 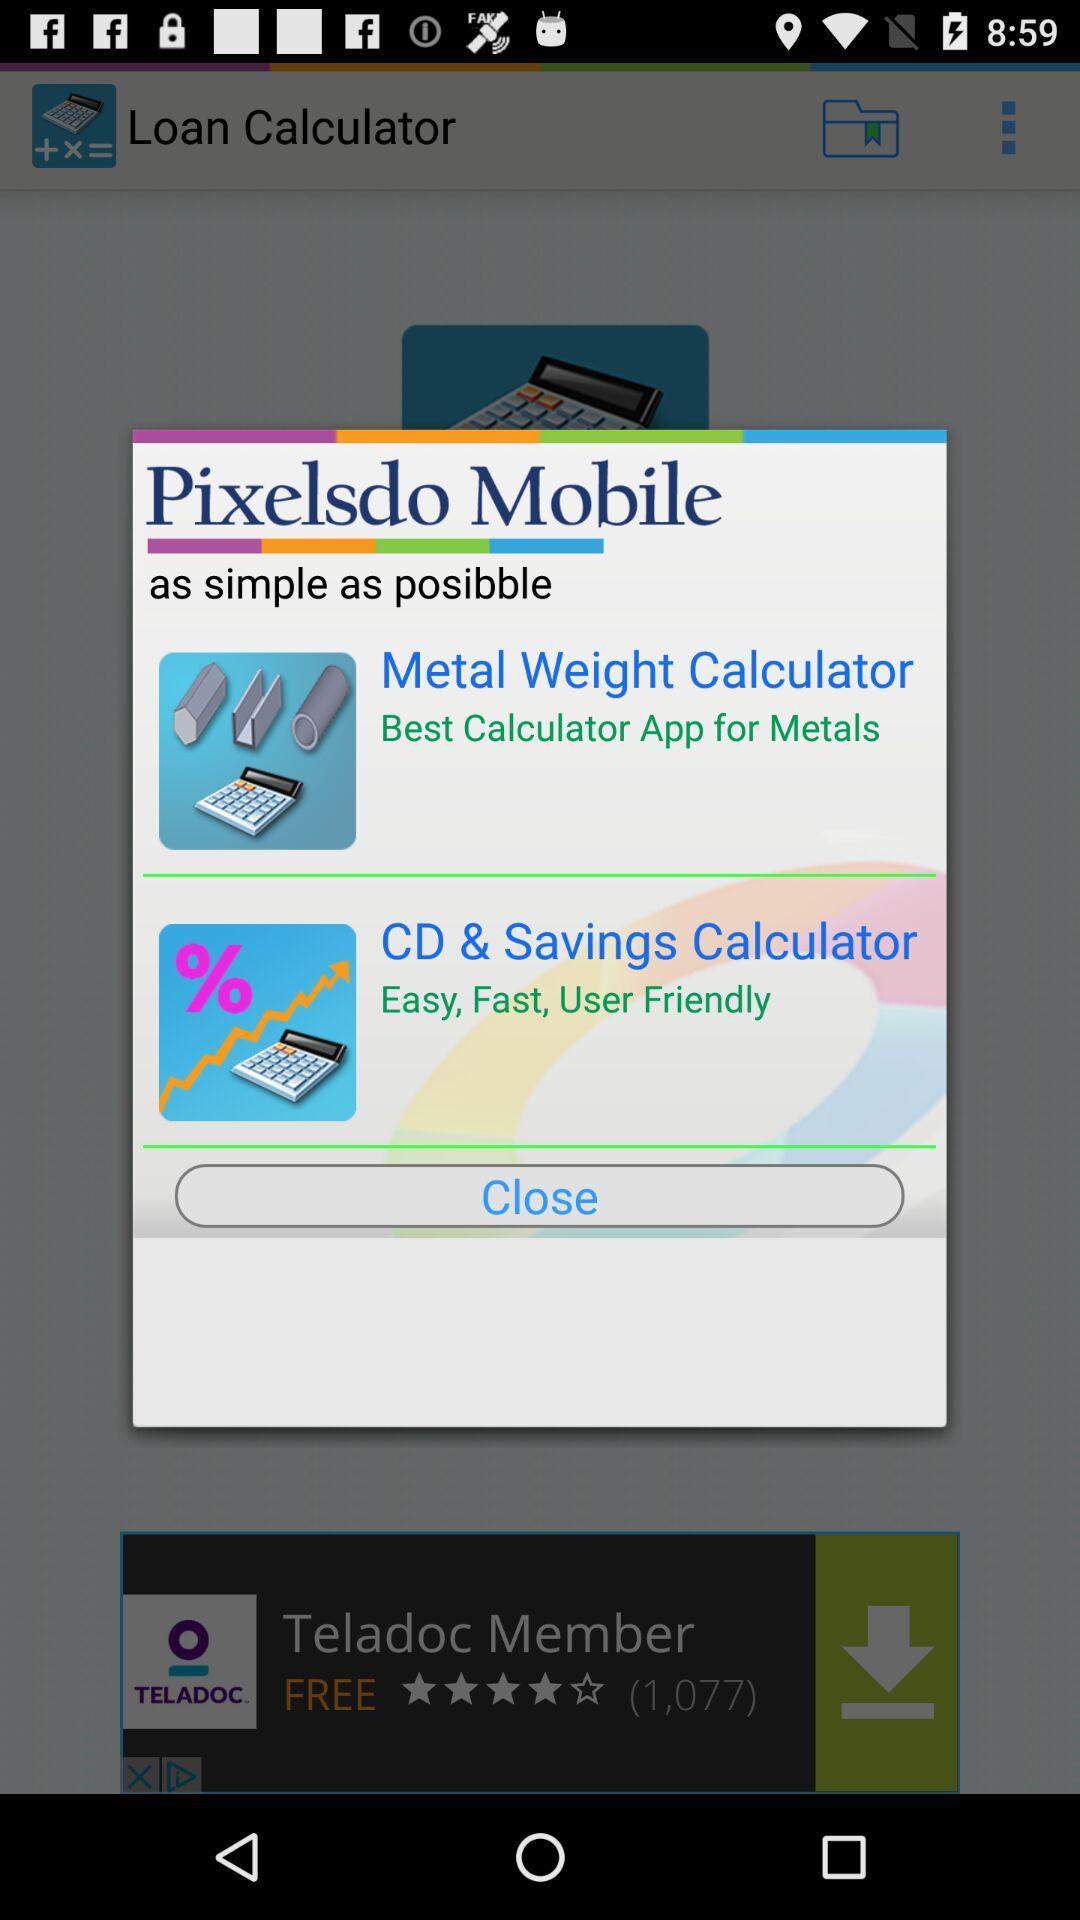 I want to click on item above the best calculator app item, so click(x=647, y=668).